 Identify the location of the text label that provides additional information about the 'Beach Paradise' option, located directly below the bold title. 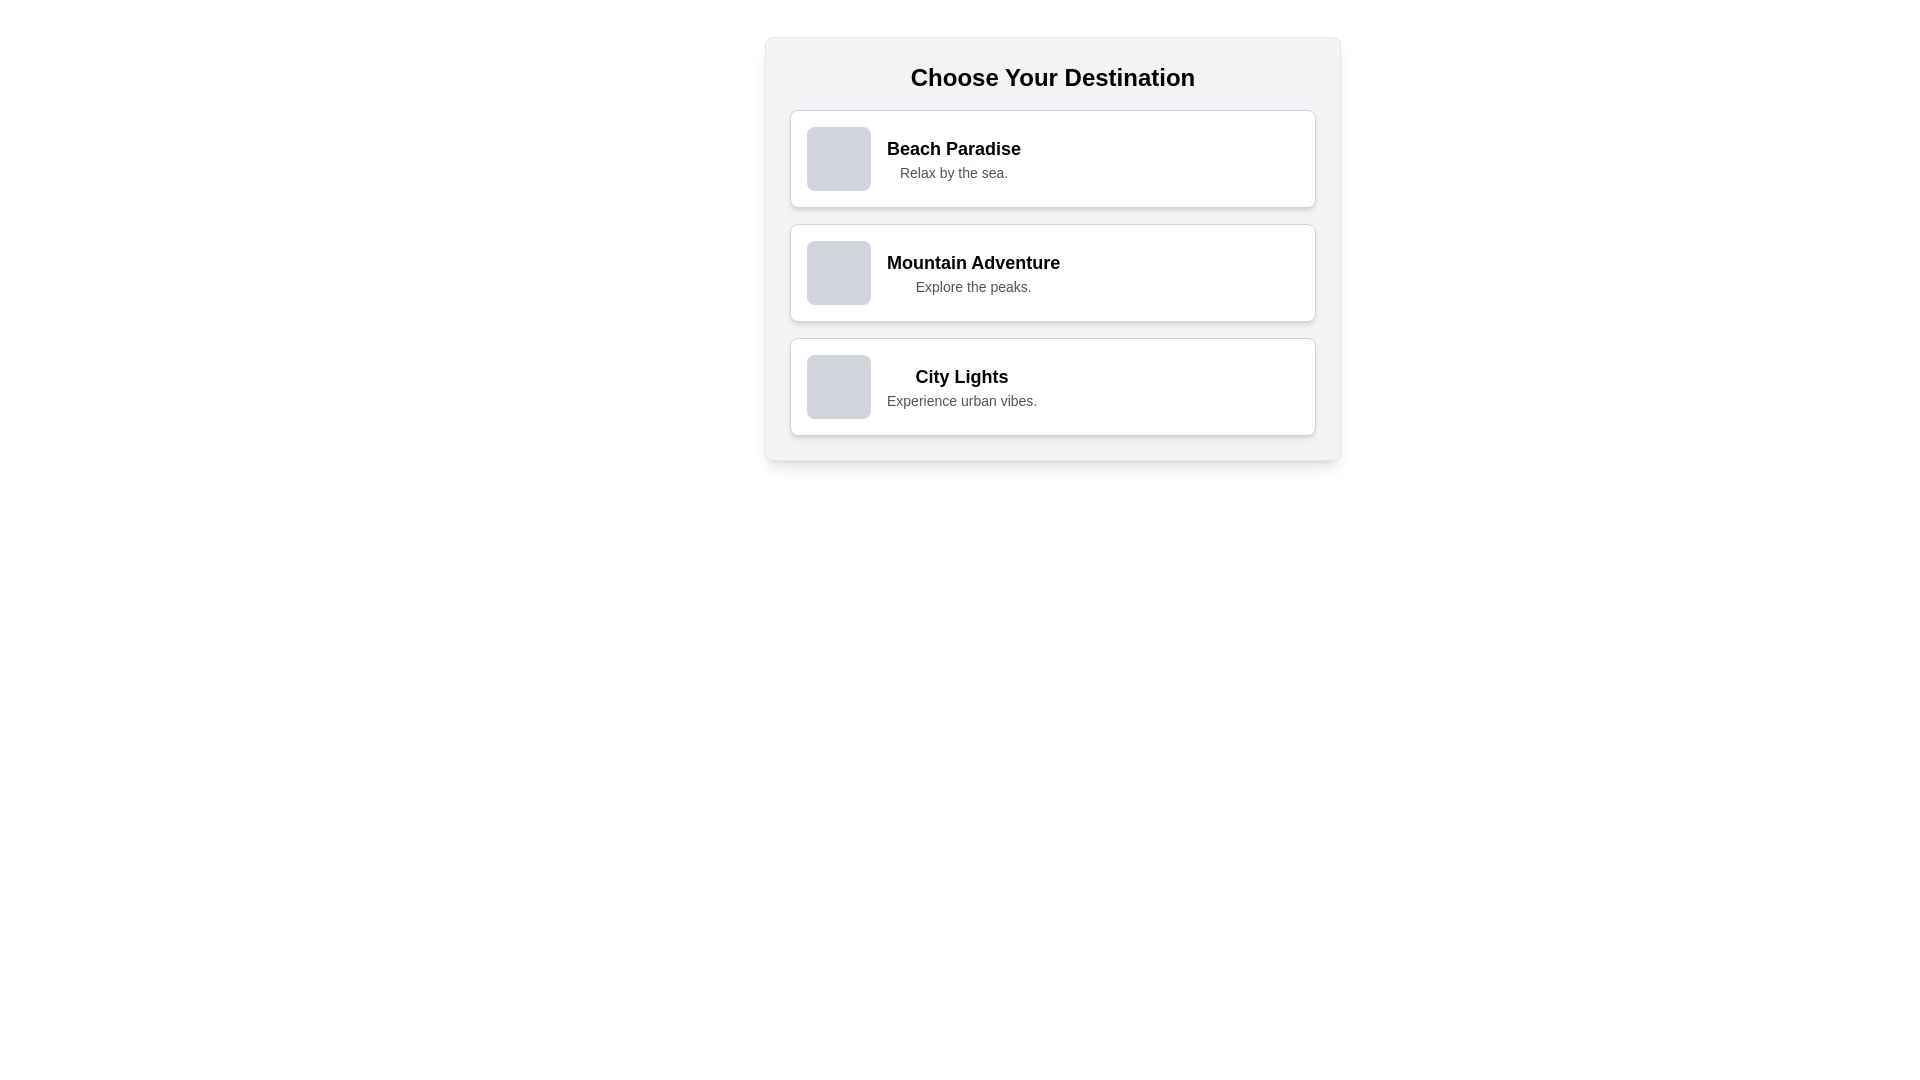
(953, 172).